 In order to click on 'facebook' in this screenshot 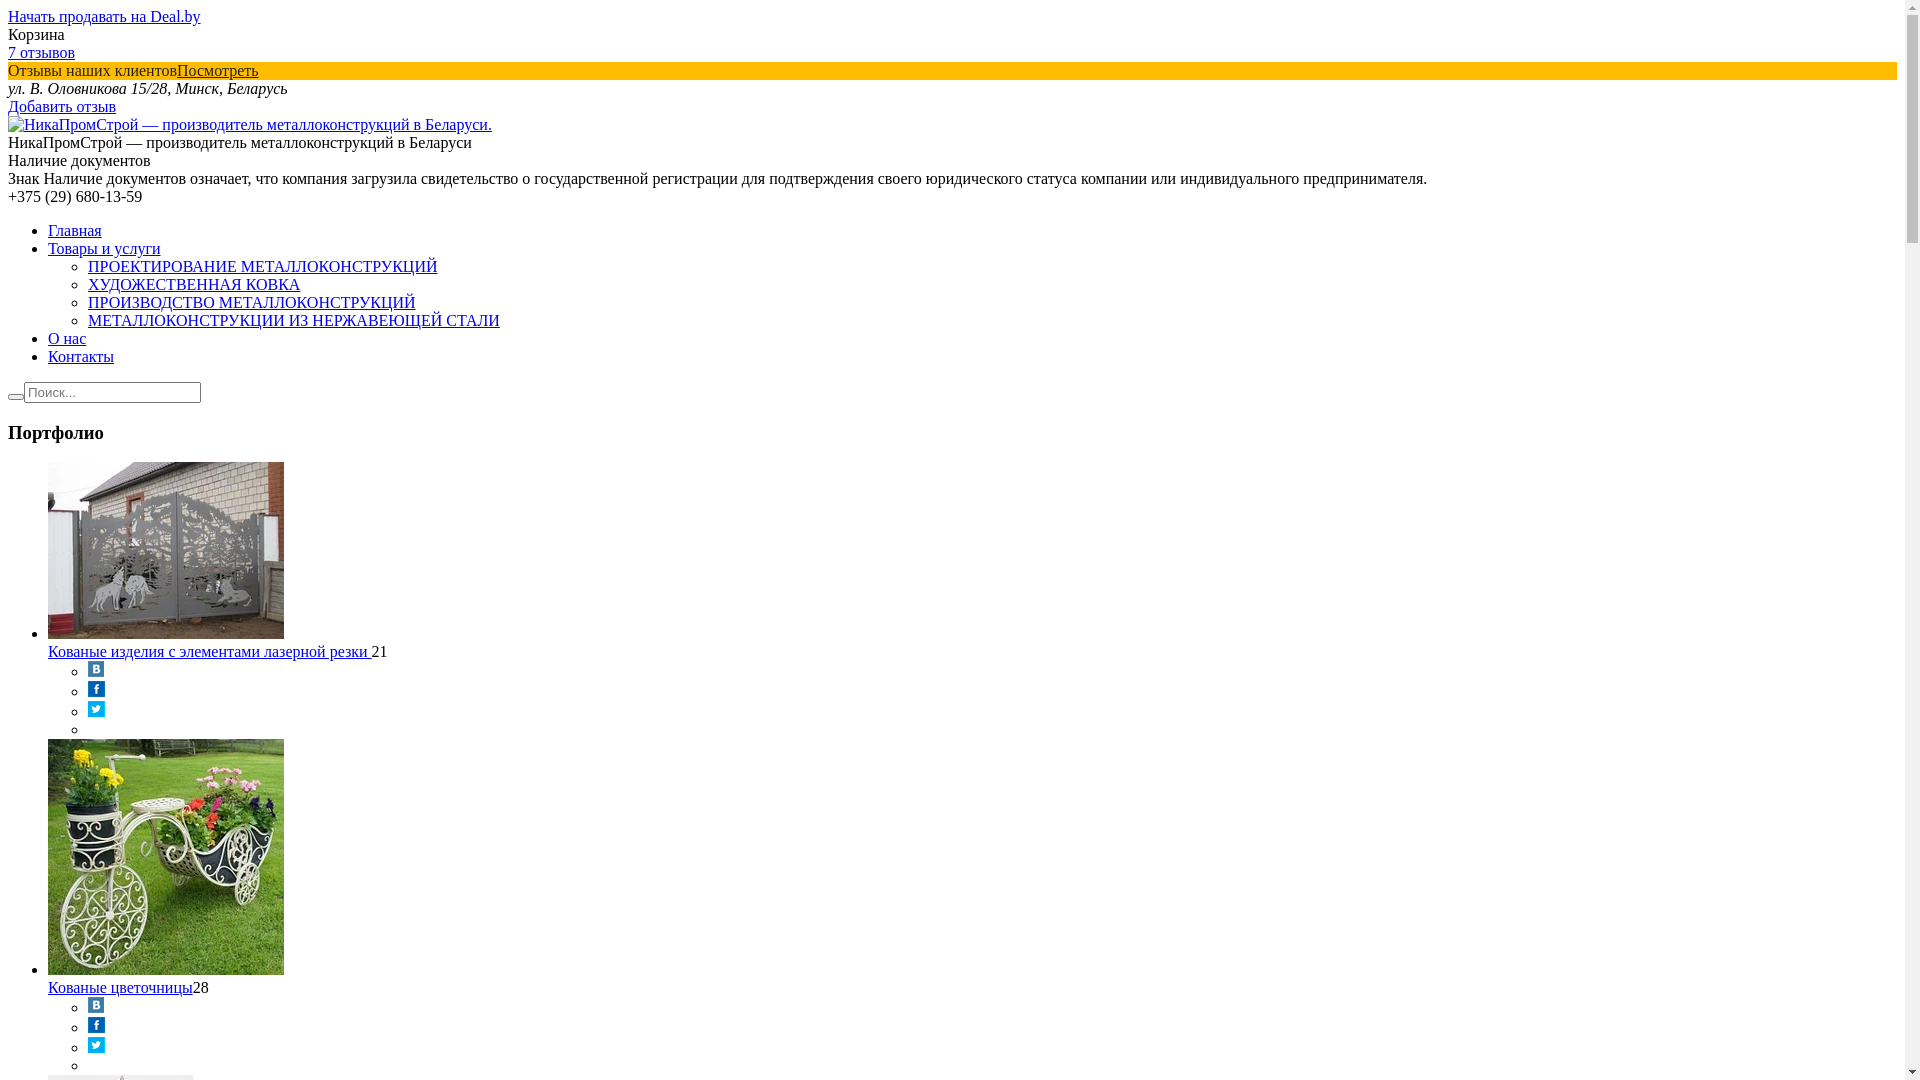, I will do `click(86, 690)`.